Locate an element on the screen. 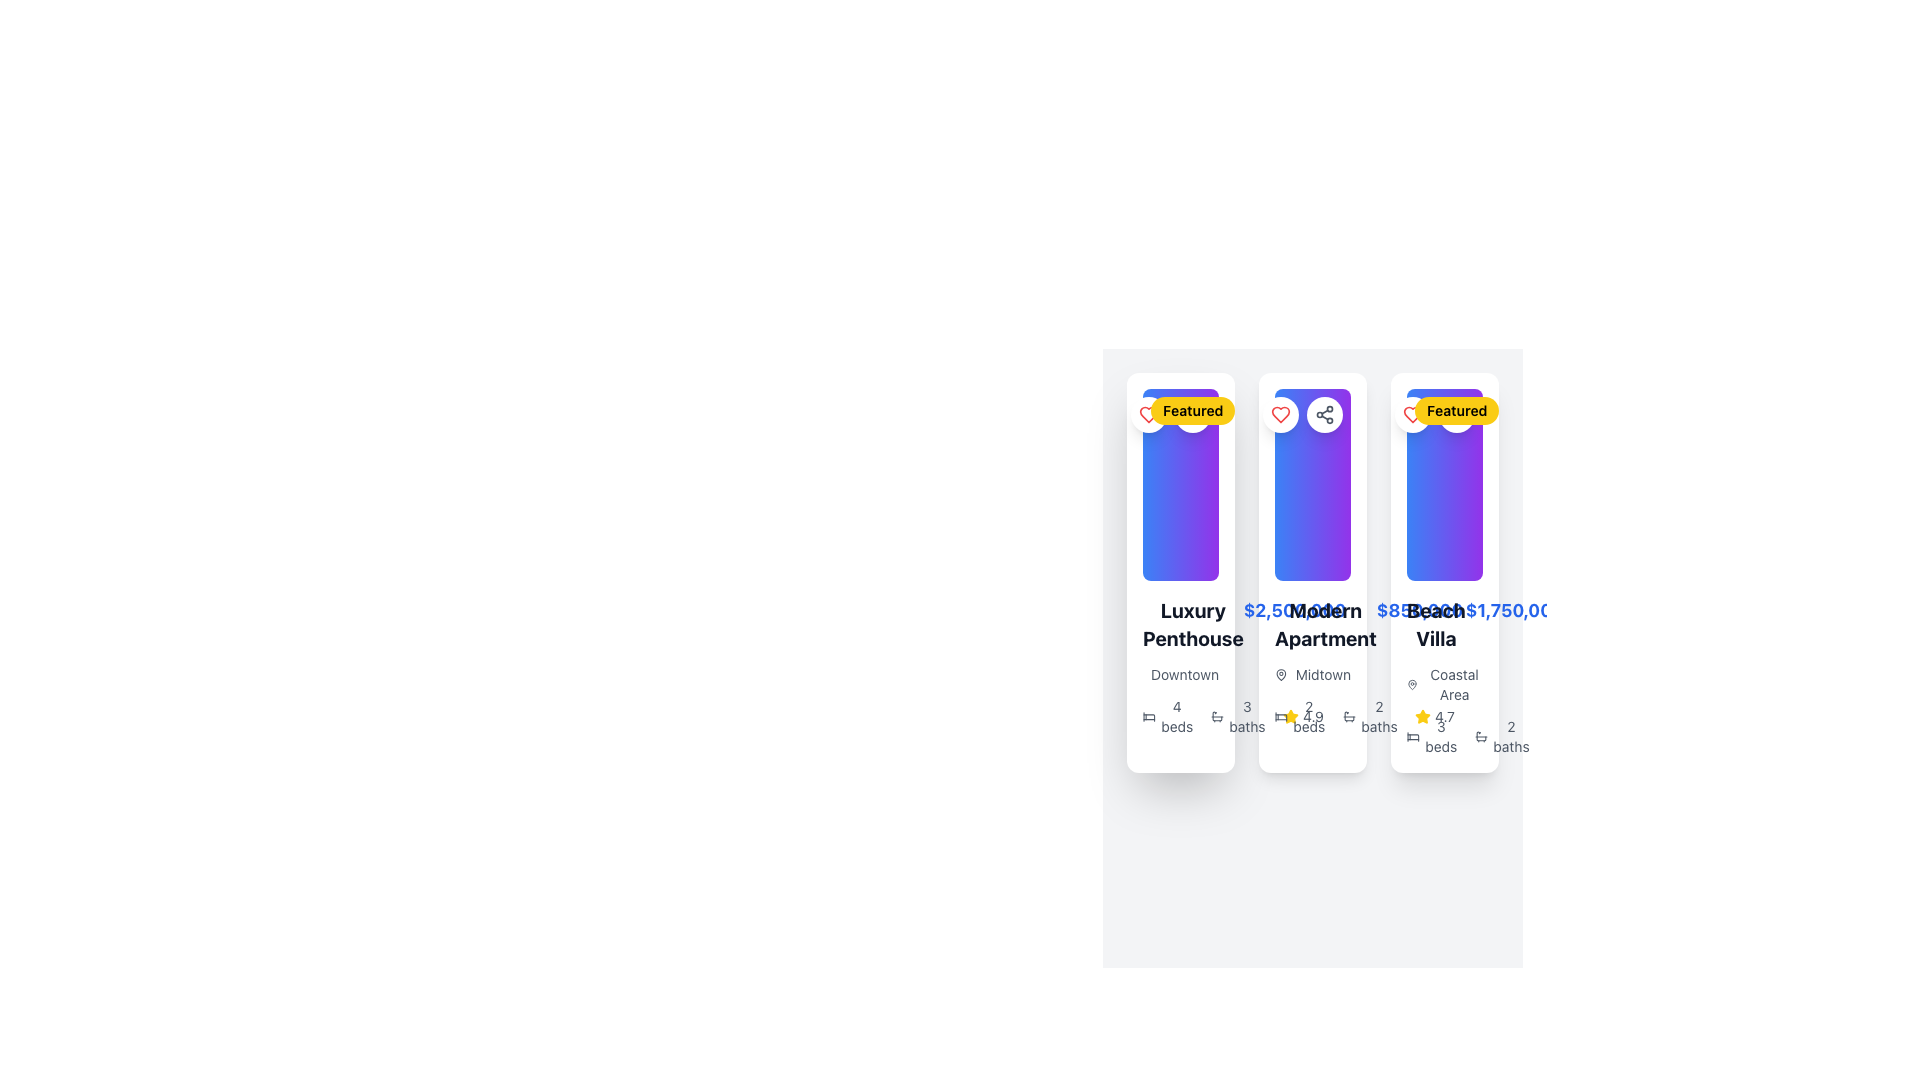  the 'Beach Villa' text label, which is displayed in bold, extra-large dark gray font on a white background, located below the price label '$1,750,000' in the third card of a horizontal list is located at coordinates (1435, 623).